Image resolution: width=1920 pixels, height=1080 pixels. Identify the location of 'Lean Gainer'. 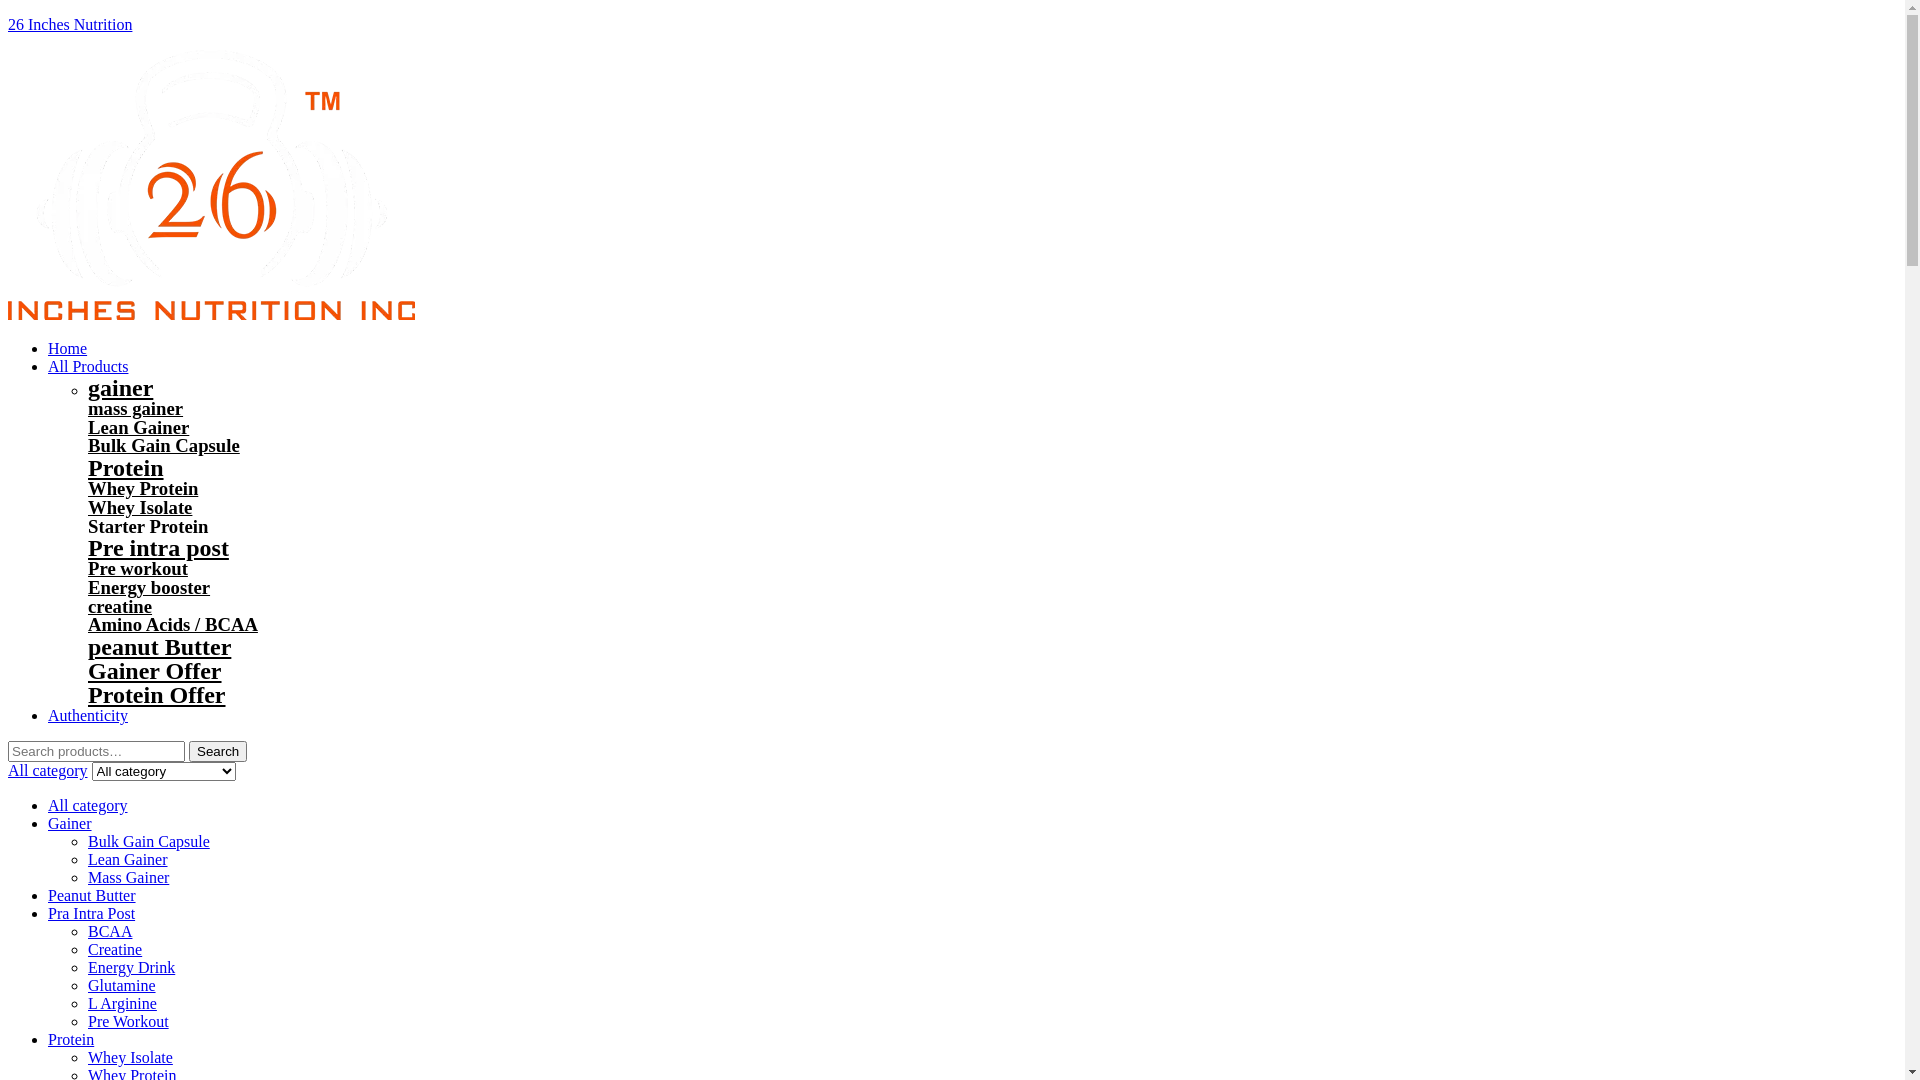
(86, 426).